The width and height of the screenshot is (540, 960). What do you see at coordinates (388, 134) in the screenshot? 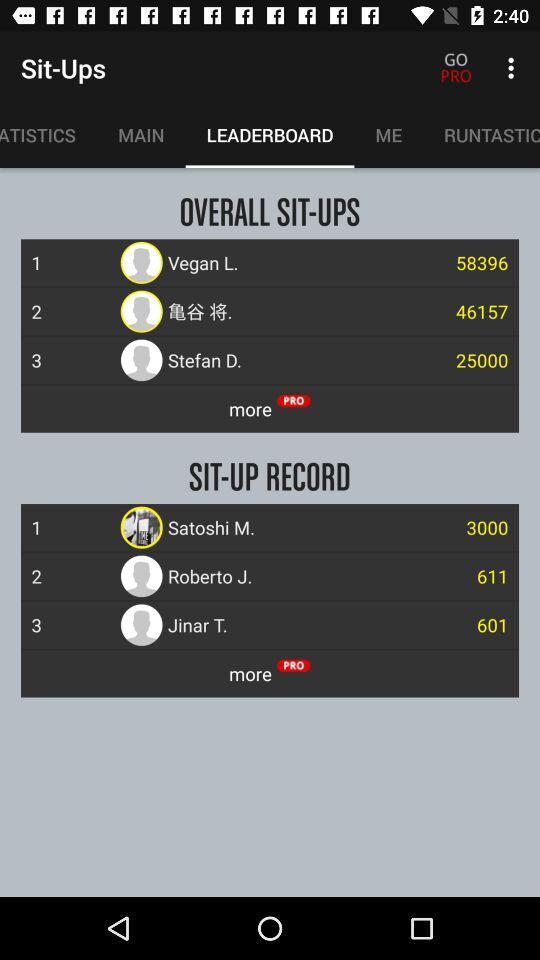
I see `the icon next to the runtastic apps icon` at bounding box center [388, 134].